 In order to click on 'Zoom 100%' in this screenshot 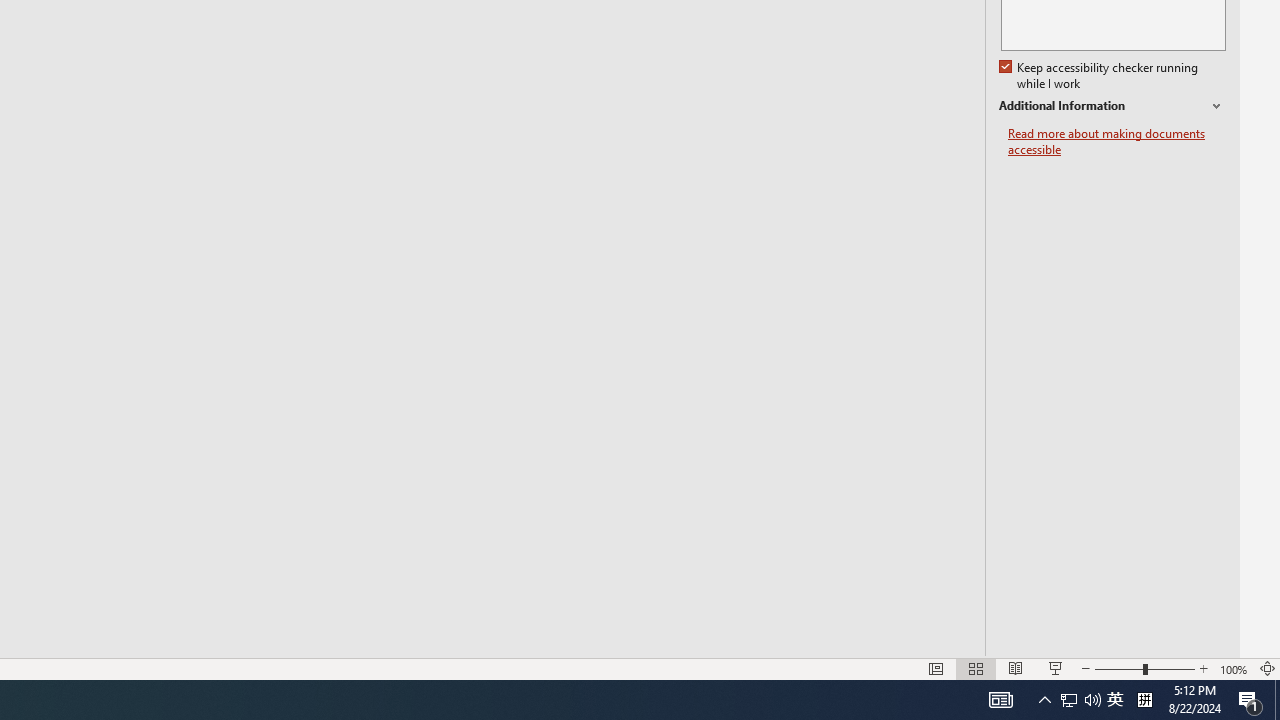, I will do `click(1233, 669)`.